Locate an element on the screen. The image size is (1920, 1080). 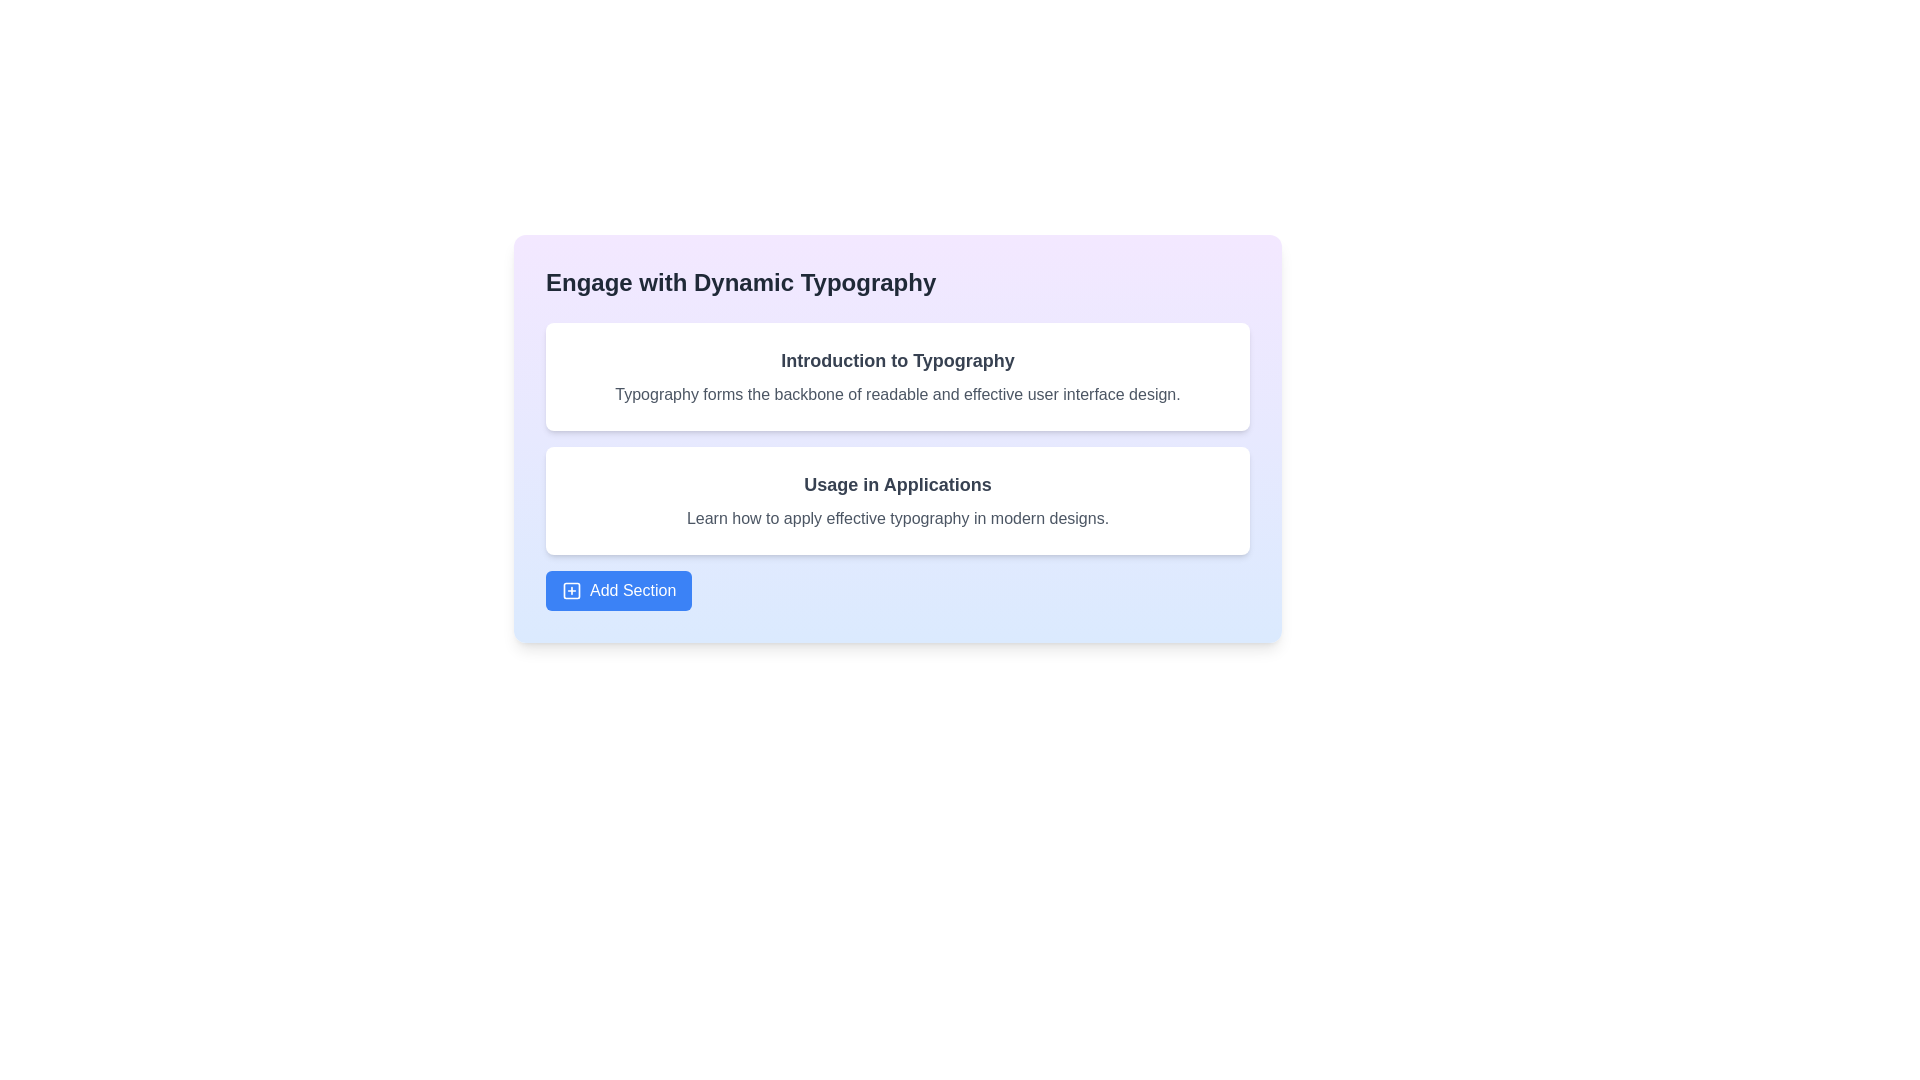
the heading text element located within a white card with rounded corners and a shadow effect, positioned centrally on the interface is located at coordinates (896, 361).